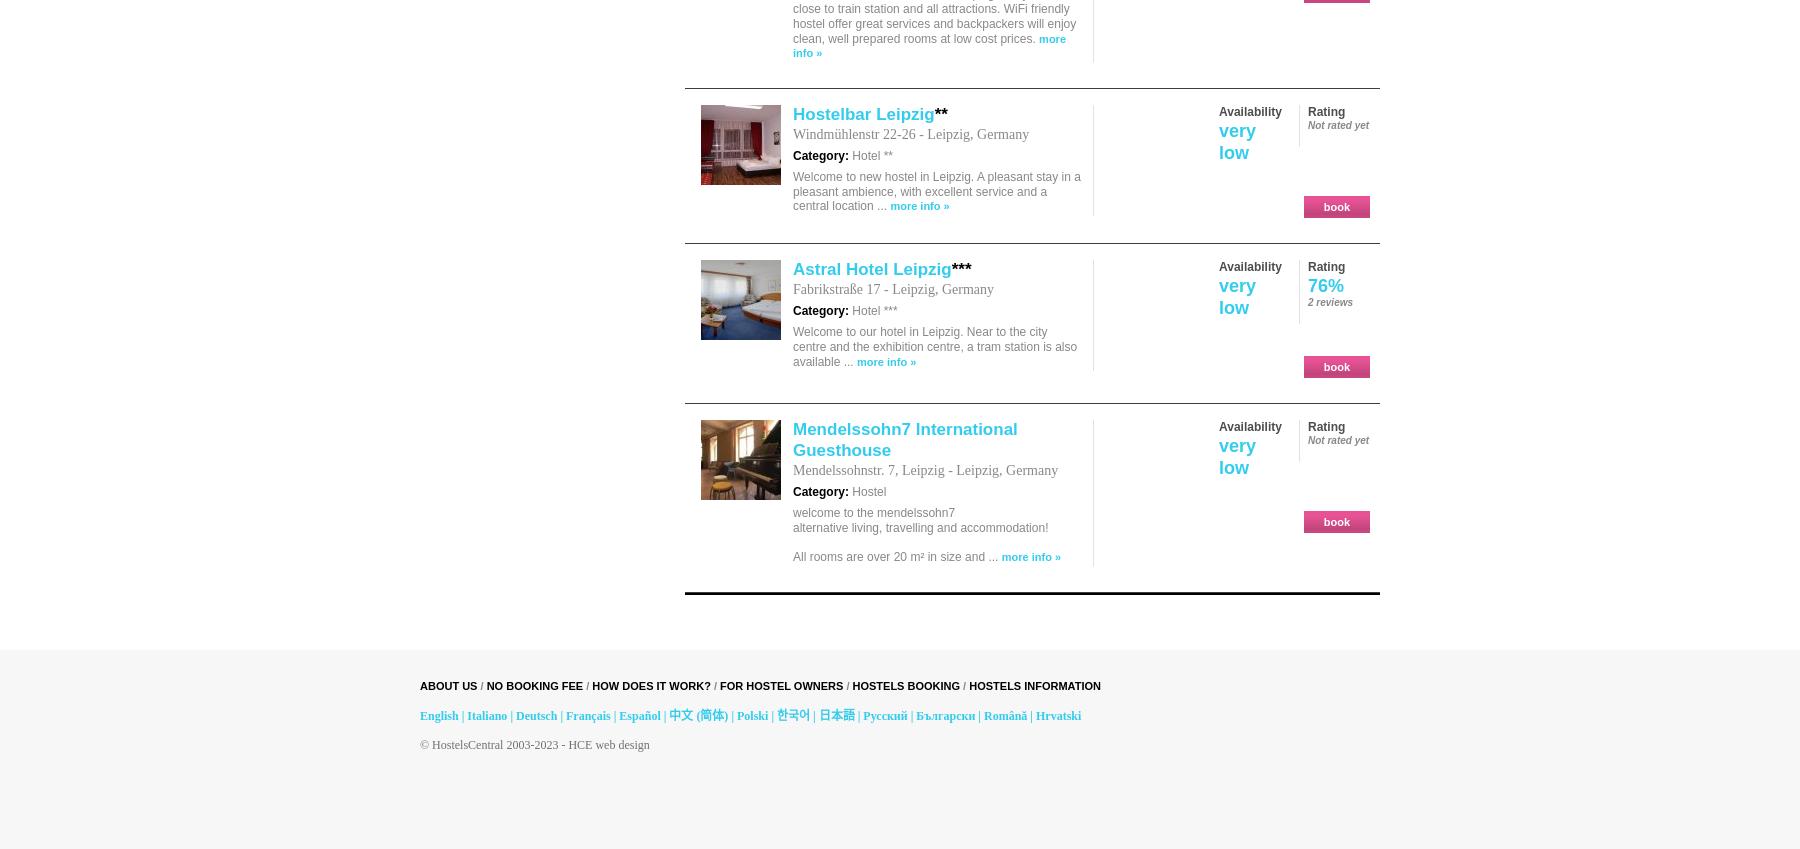 Image resolution: width=1800 pixels, height=849 pixels. What do you see at coordinates (981, 715) in the screenshot?
I see `'Română'` at bounding box center [981, 715].